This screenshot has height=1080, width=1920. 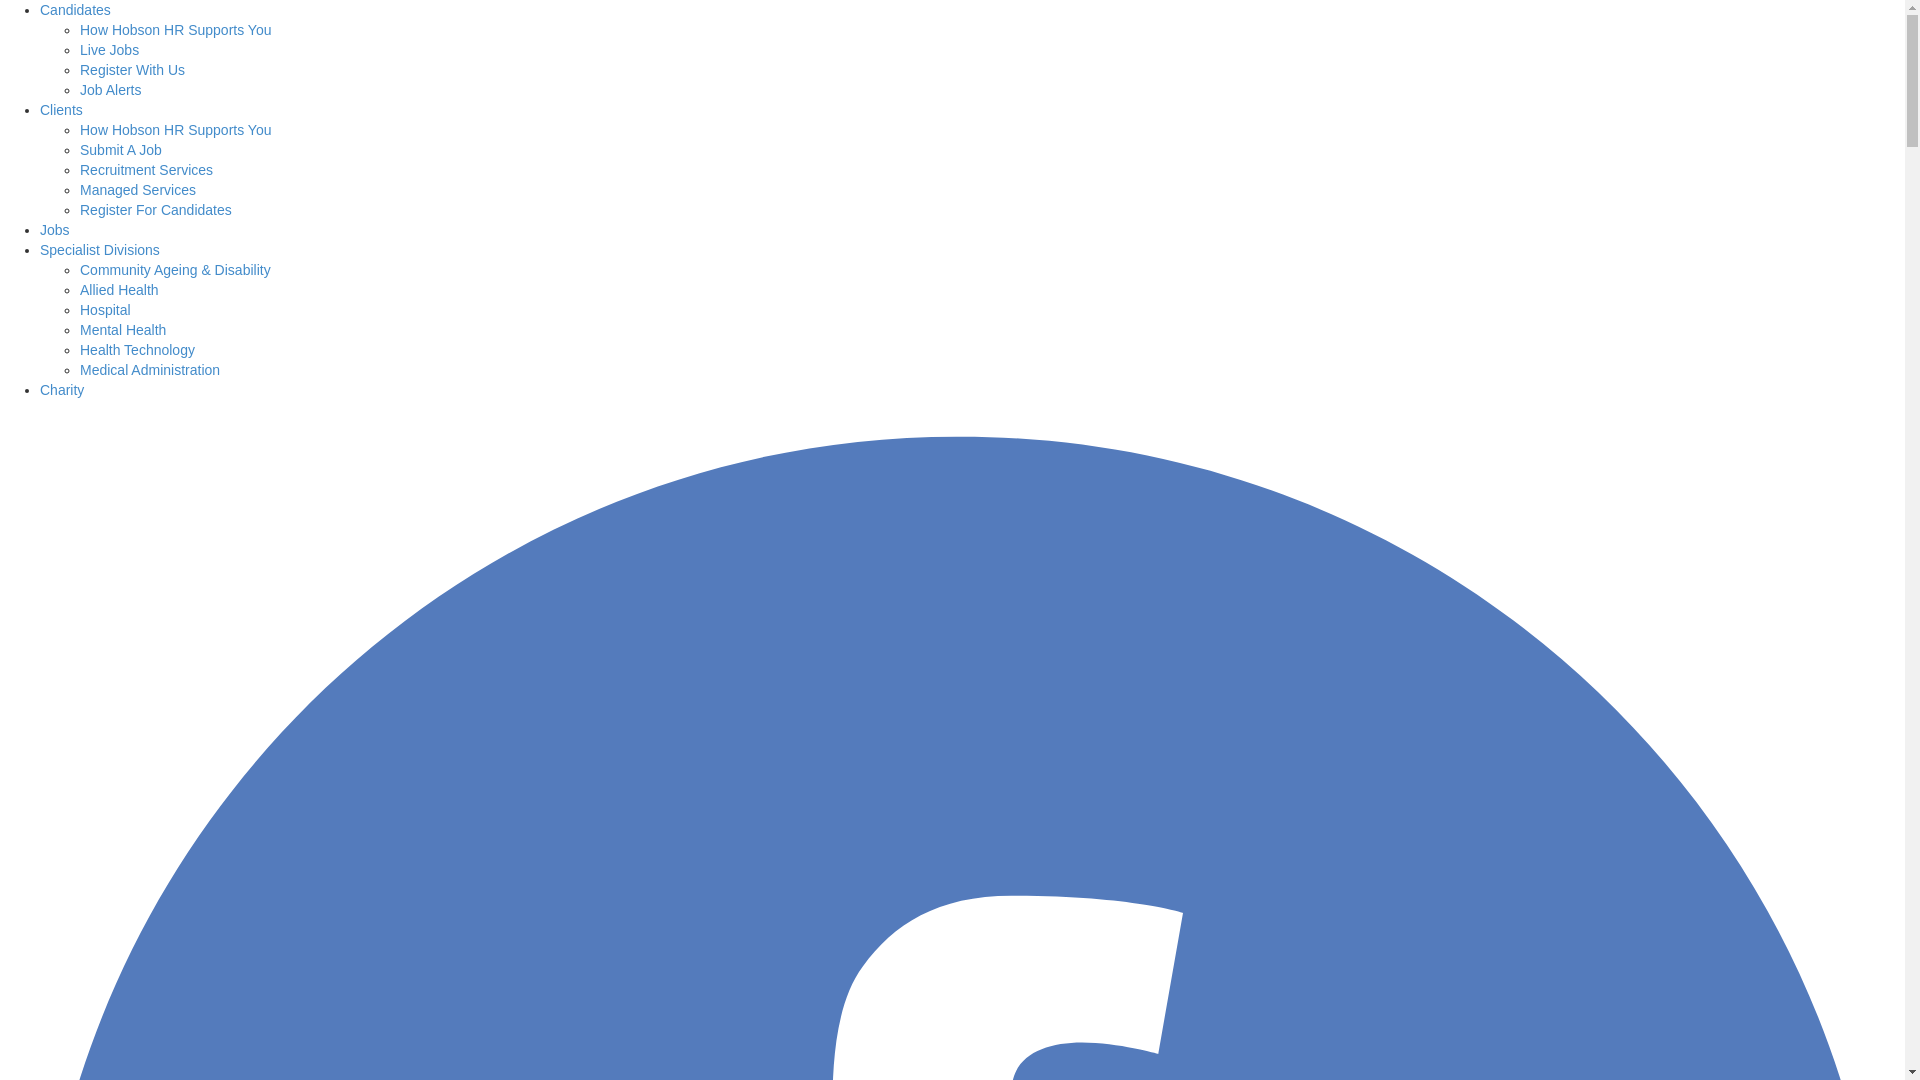 What do you see at coordinates (131, 68) in the screenshot?
I see `'Register With Us'` at bounding box center [131, 68].